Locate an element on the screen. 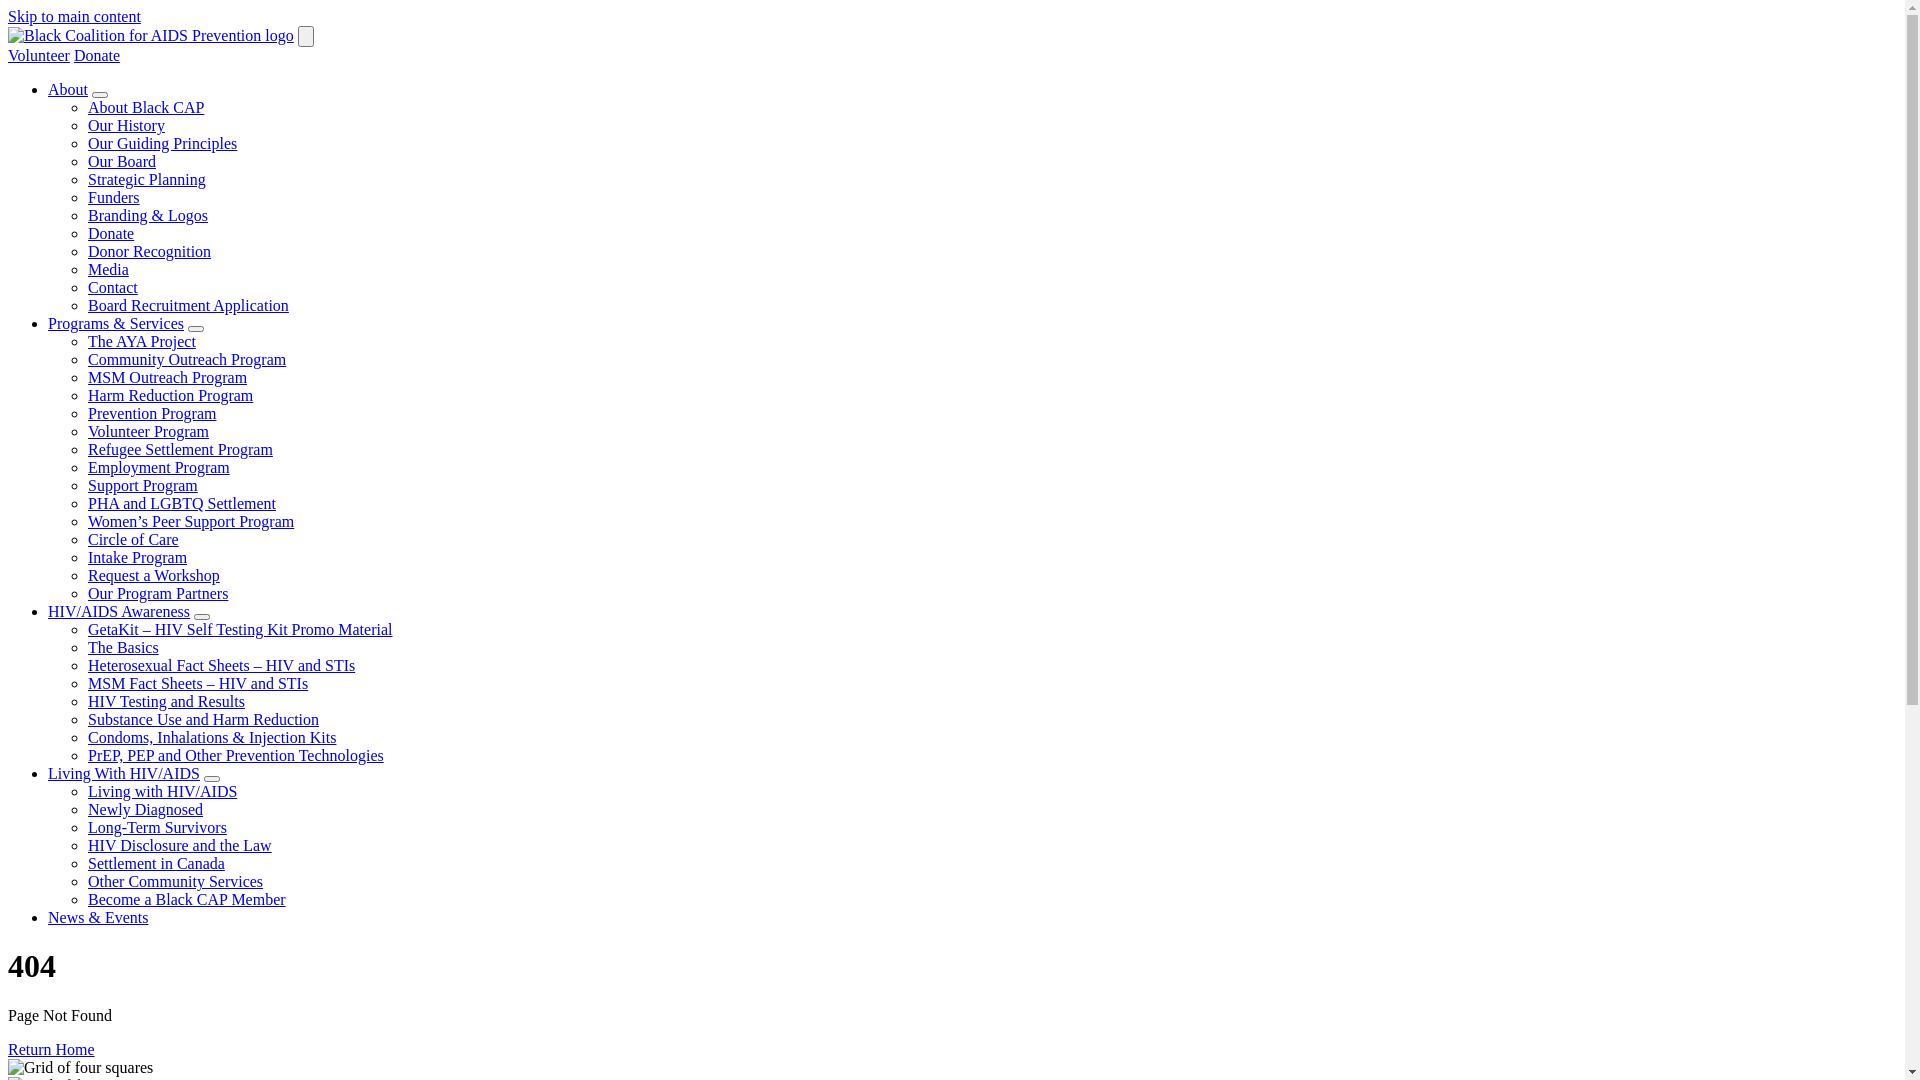  'Request a Workshop' is located at coordinates (86, 575).